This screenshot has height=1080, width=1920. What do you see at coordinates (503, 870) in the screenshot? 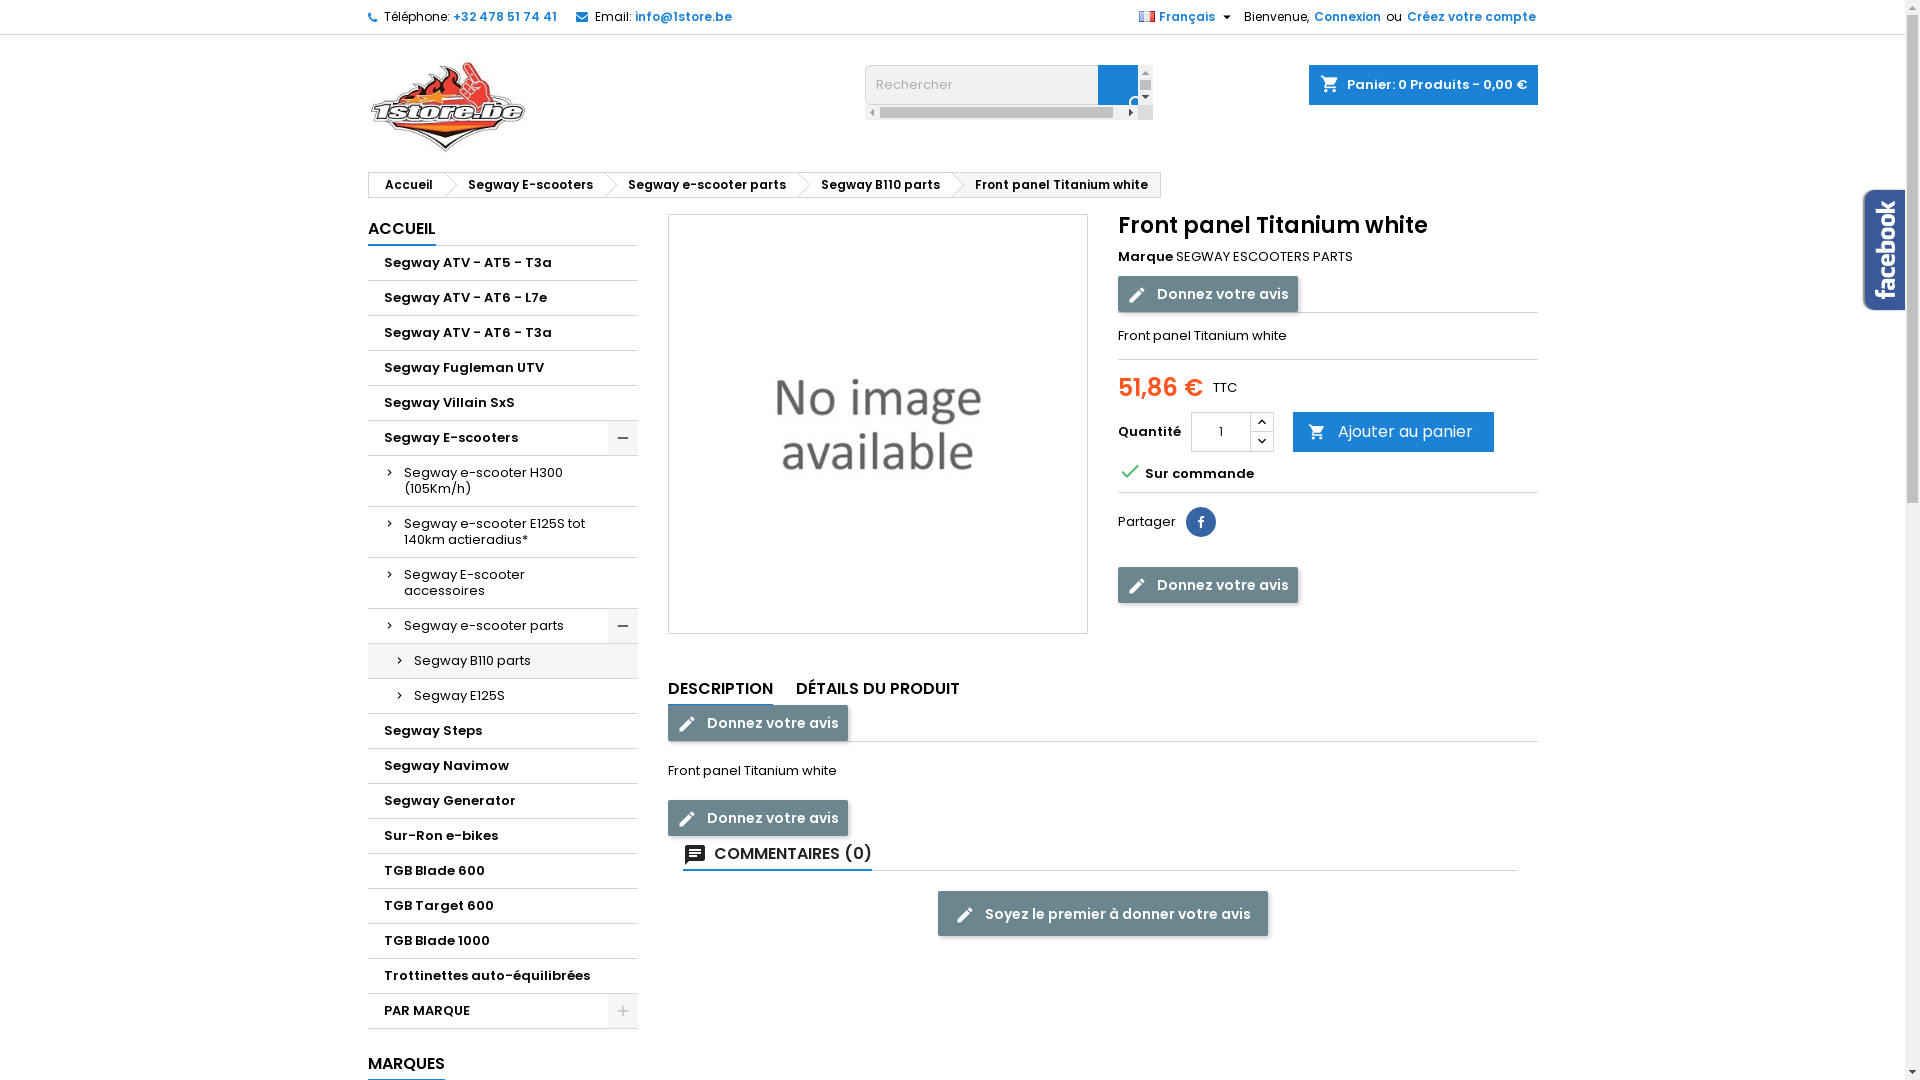
I see `'TGB Blade 600'` at bounding box center [503, 870].